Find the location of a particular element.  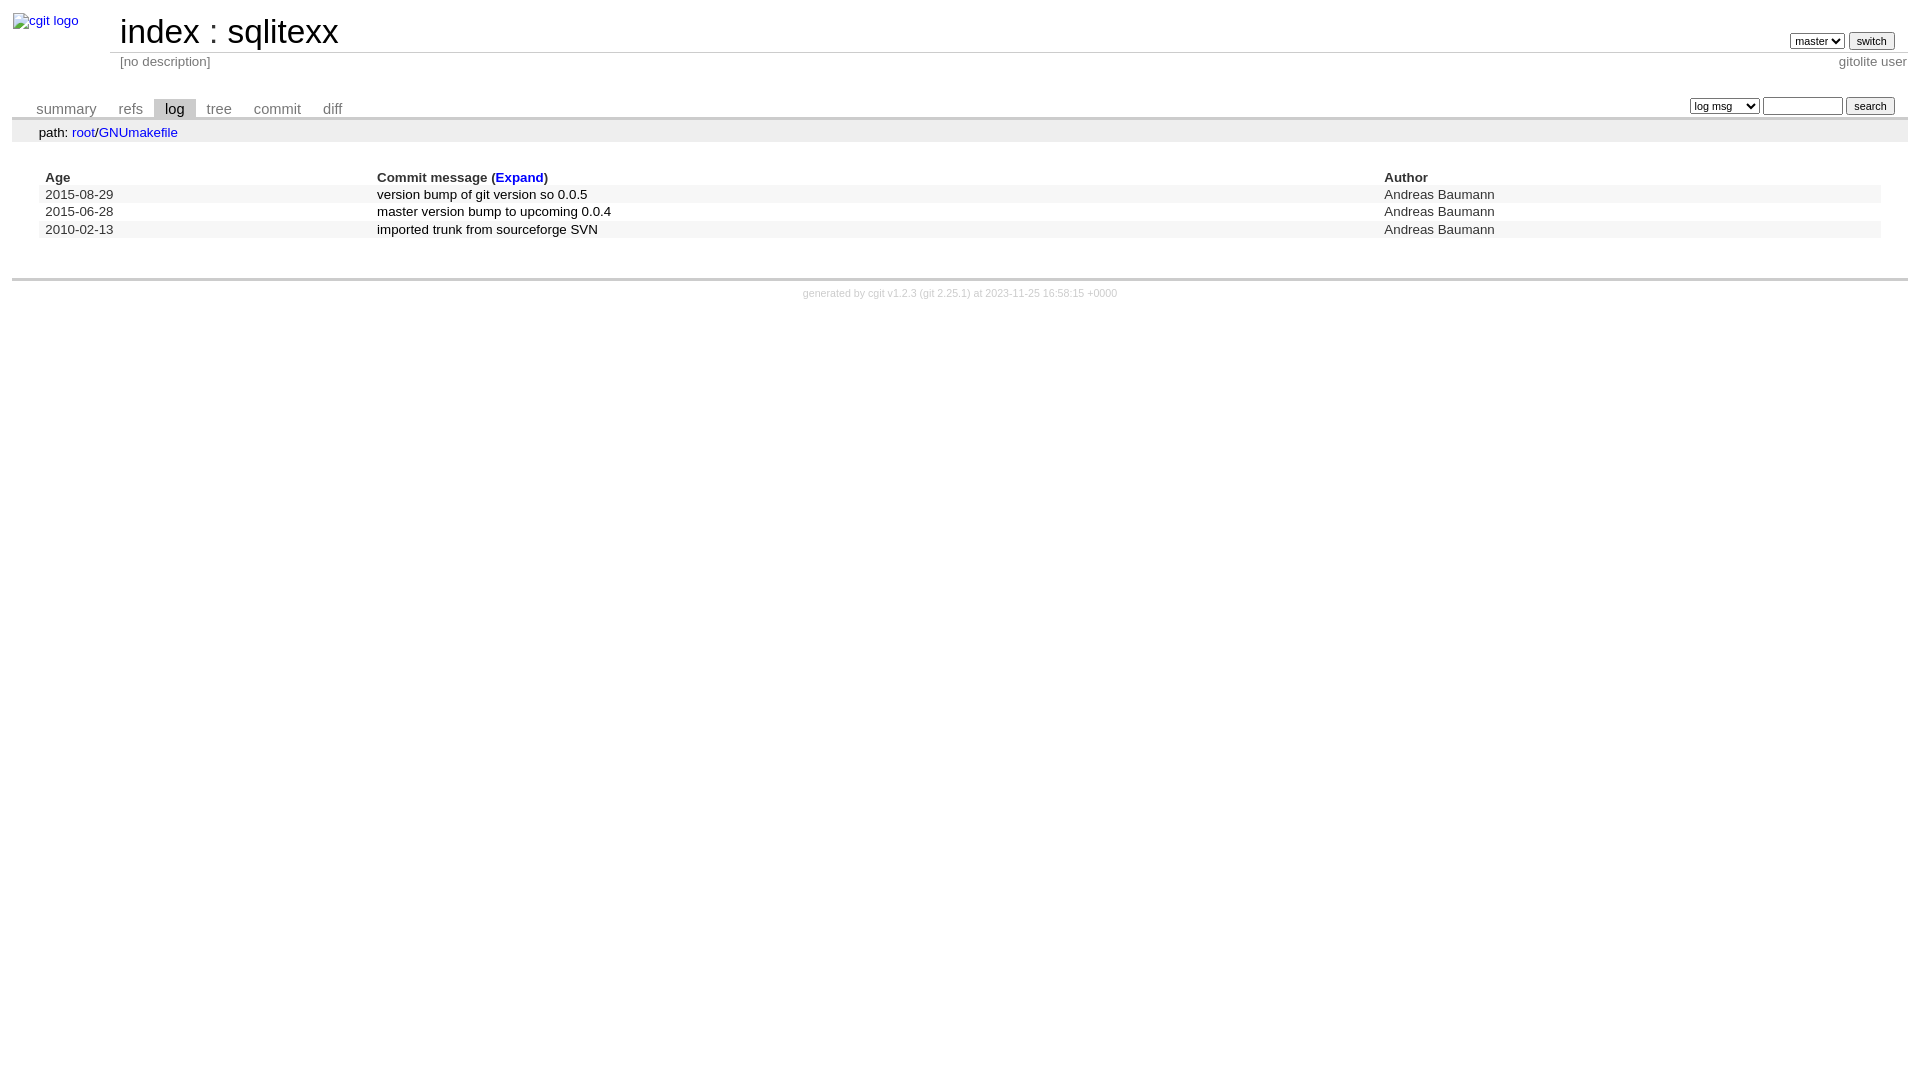

'Expand' is located at coordinates (519, 176).